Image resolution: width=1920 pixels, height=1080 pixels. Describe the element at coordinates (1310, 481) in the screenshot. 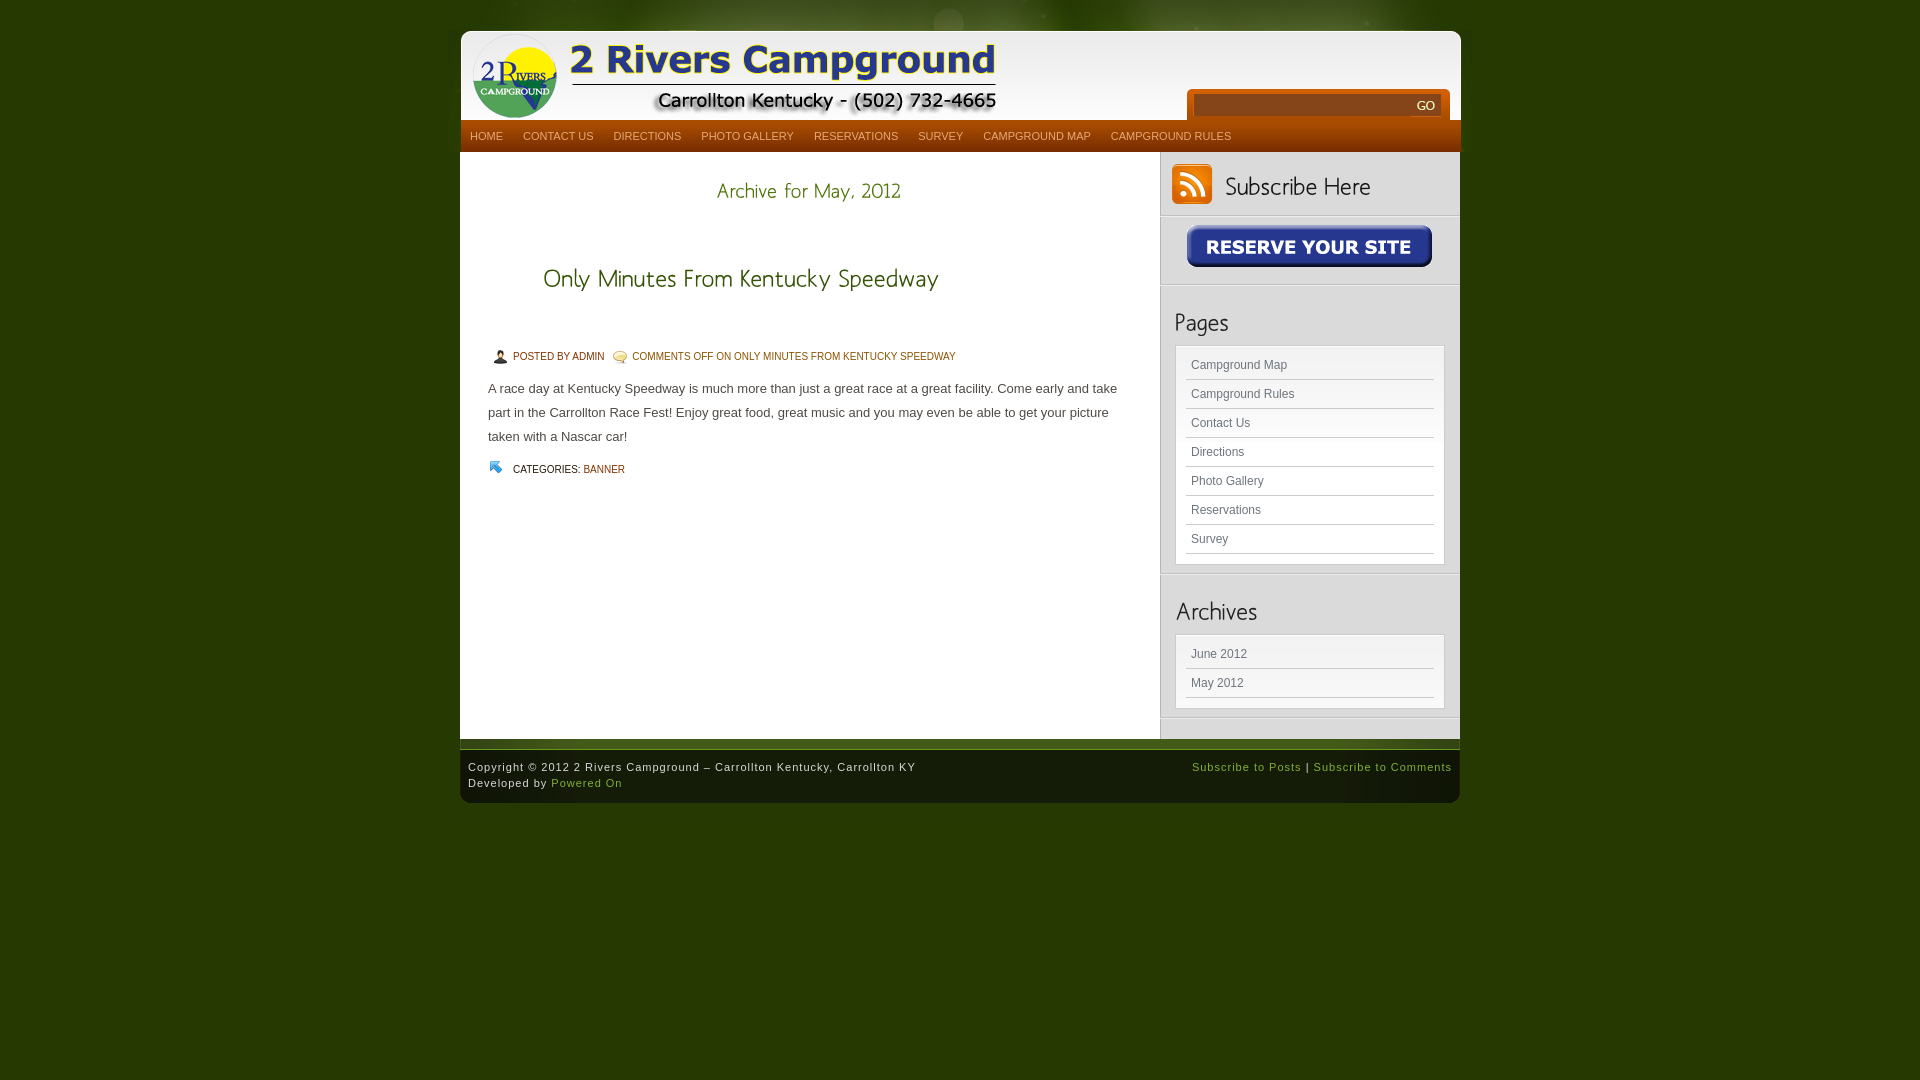

I see `'Photo Gallery'` at that location.